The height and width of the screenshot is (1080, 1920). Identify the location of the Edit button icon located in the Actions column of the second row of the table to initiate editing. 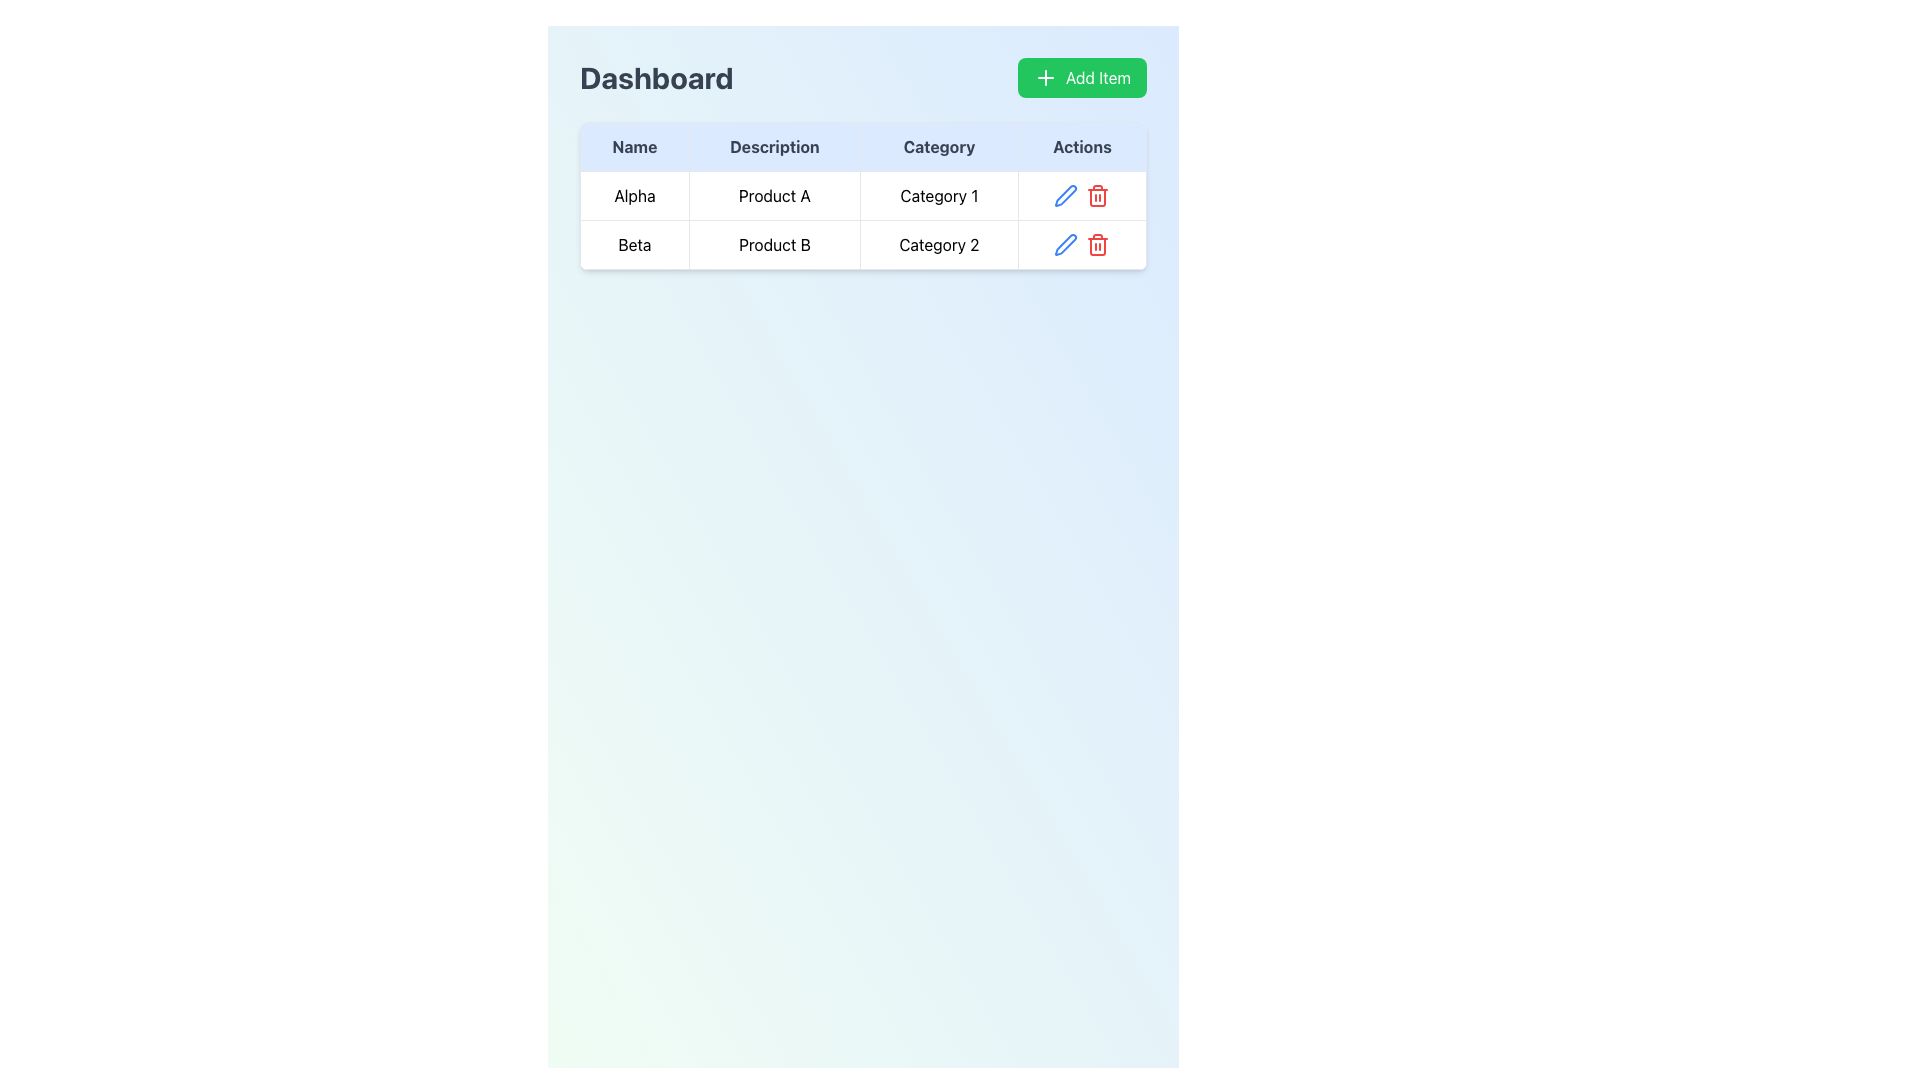
(1065, 244).